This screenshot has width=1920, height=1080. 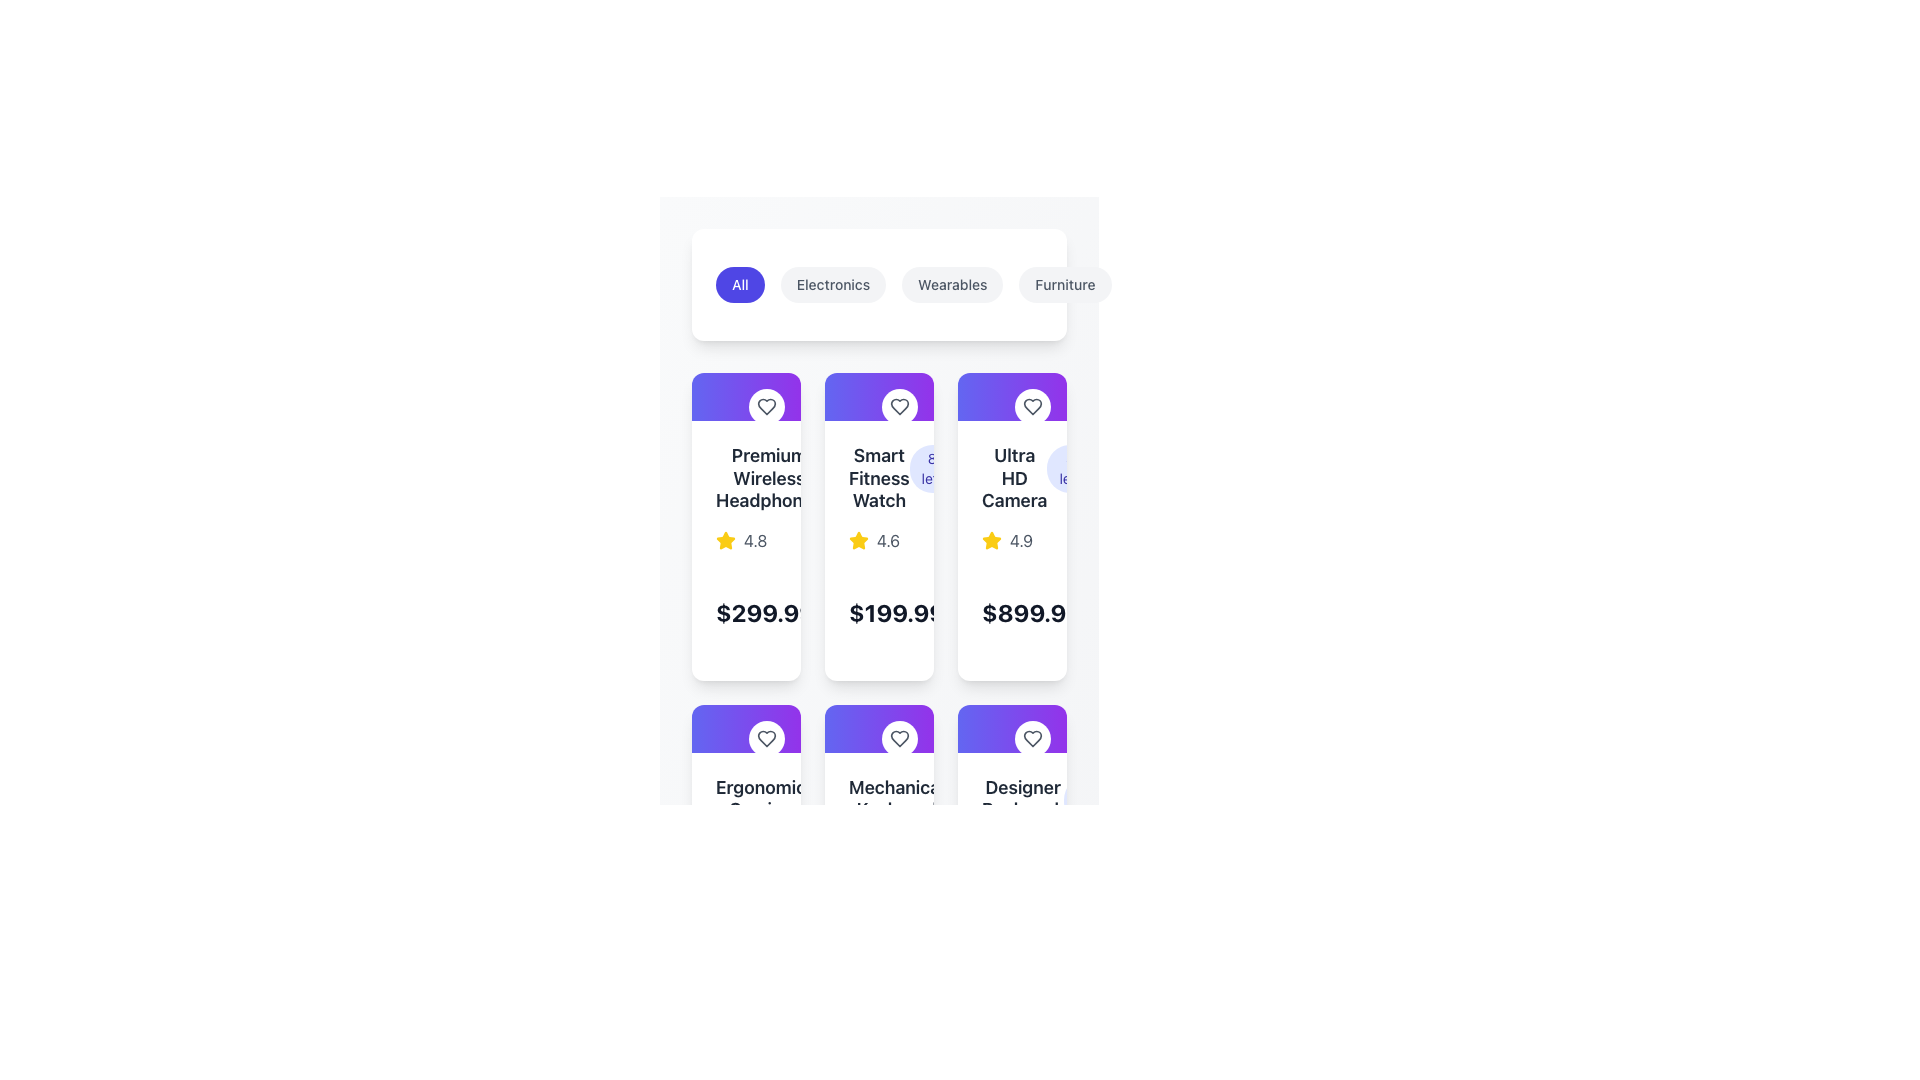 I want to click on the text label group that displays the title 'Designer Backpack' and its status badge showing '25 left', located at the bottom right of the product grid, so click(x=1012, y=799).